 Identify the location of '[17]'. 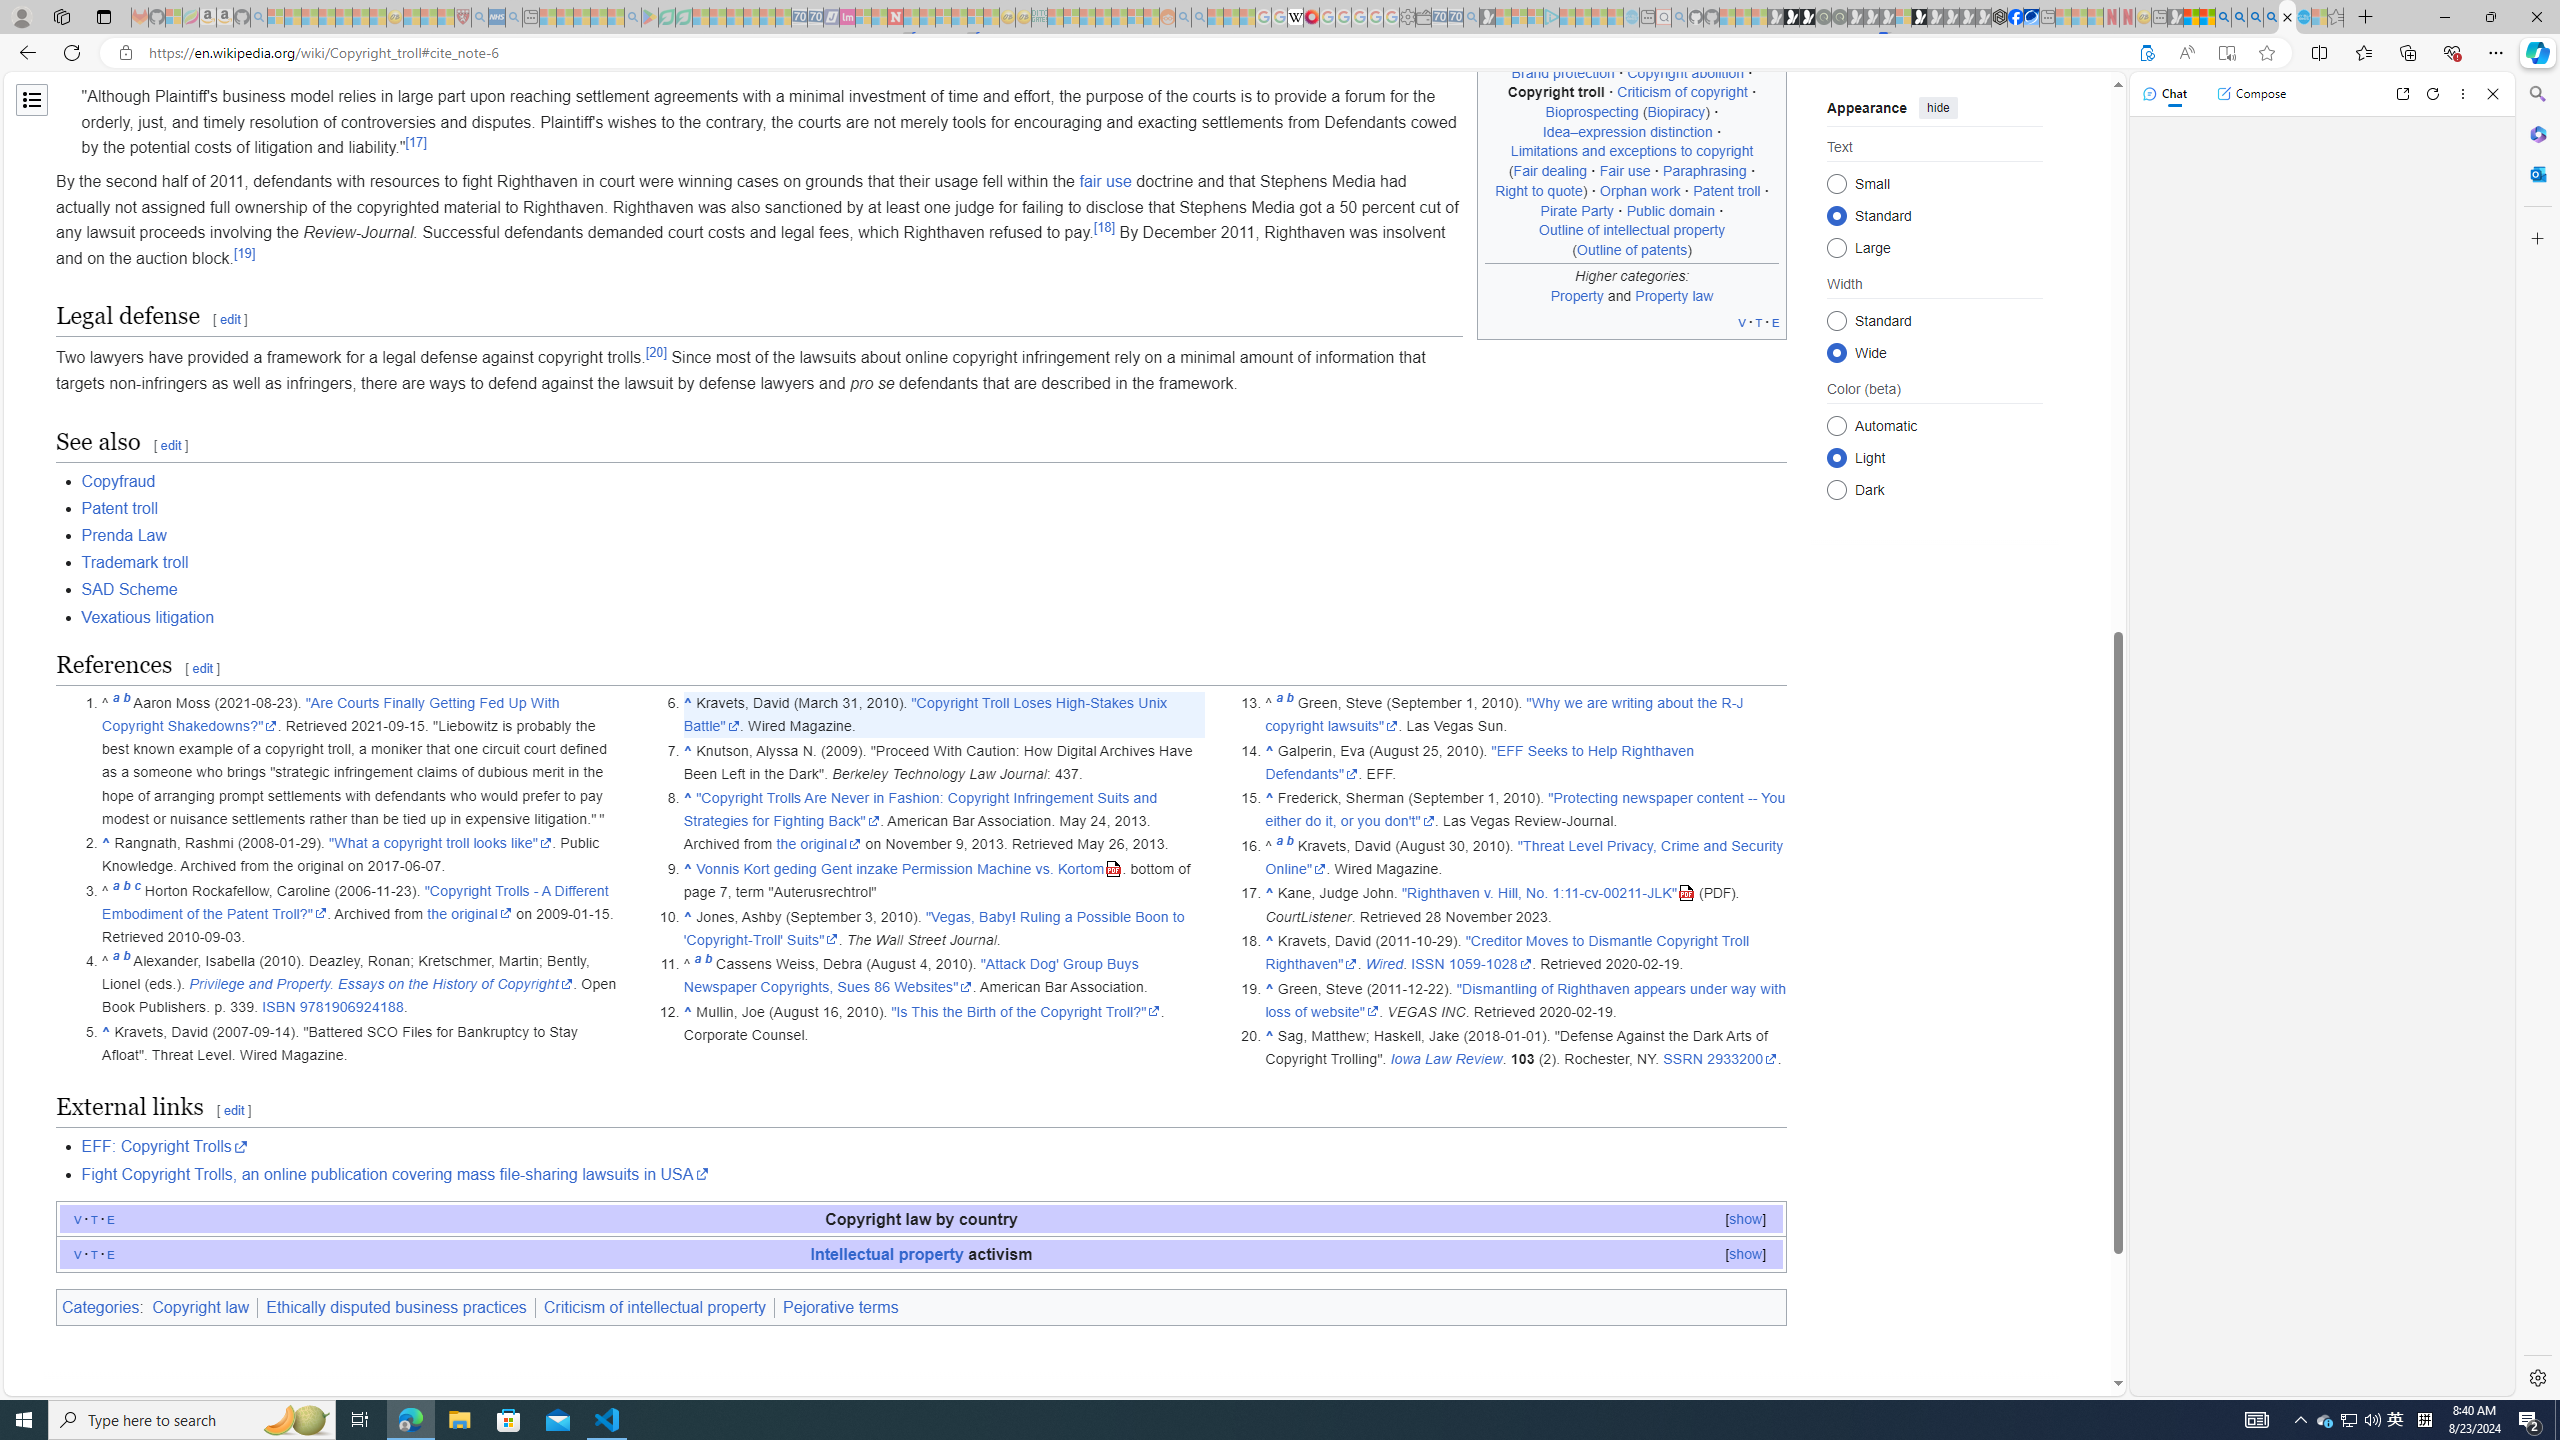
(415, 142).